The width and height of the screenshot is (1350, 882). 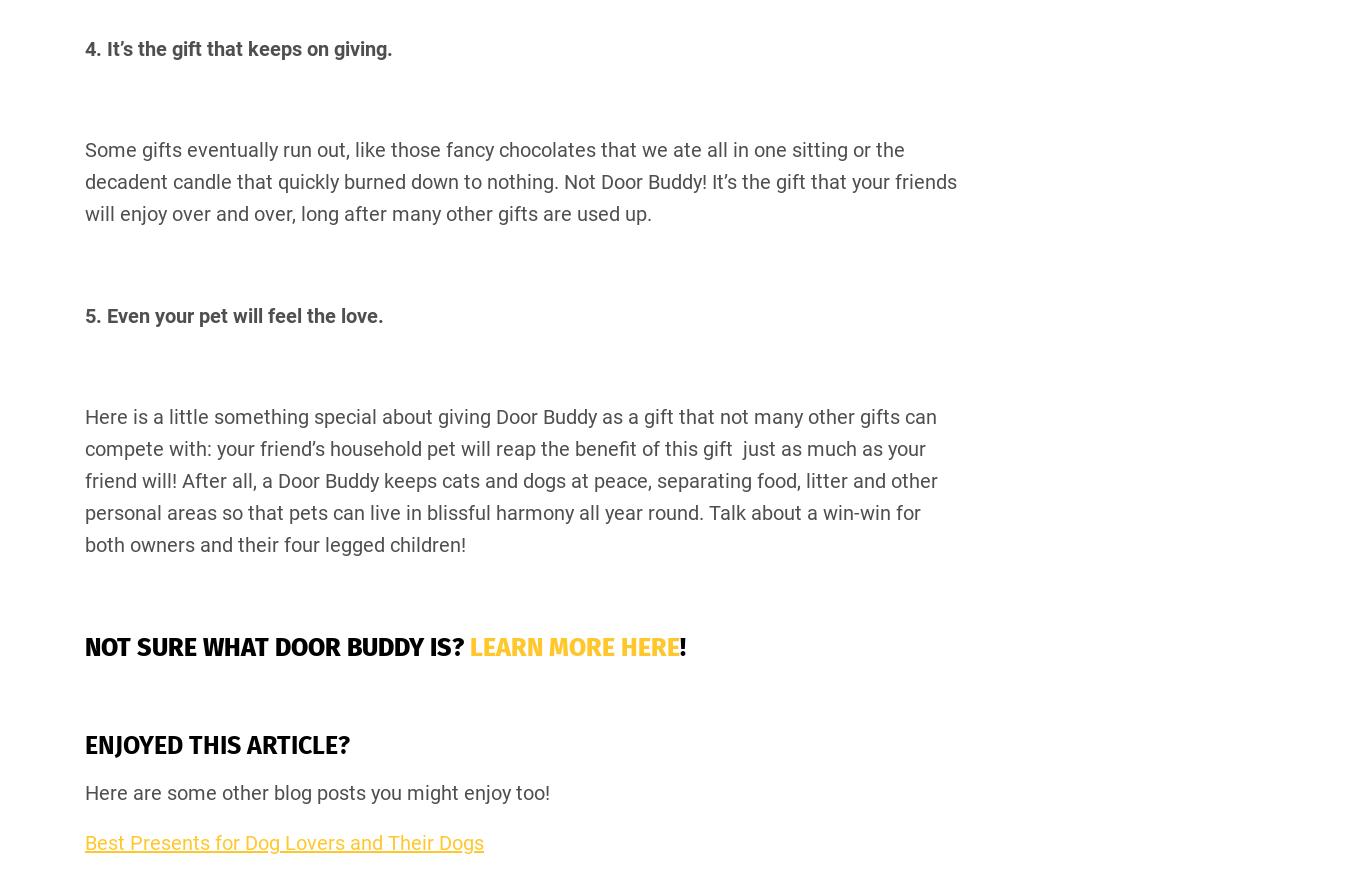 What do you see at coordinates (237, 46) in the screenshot?
I see `'4. It’s the gift that keeps on giving.'` at bounding box center [237, 46].